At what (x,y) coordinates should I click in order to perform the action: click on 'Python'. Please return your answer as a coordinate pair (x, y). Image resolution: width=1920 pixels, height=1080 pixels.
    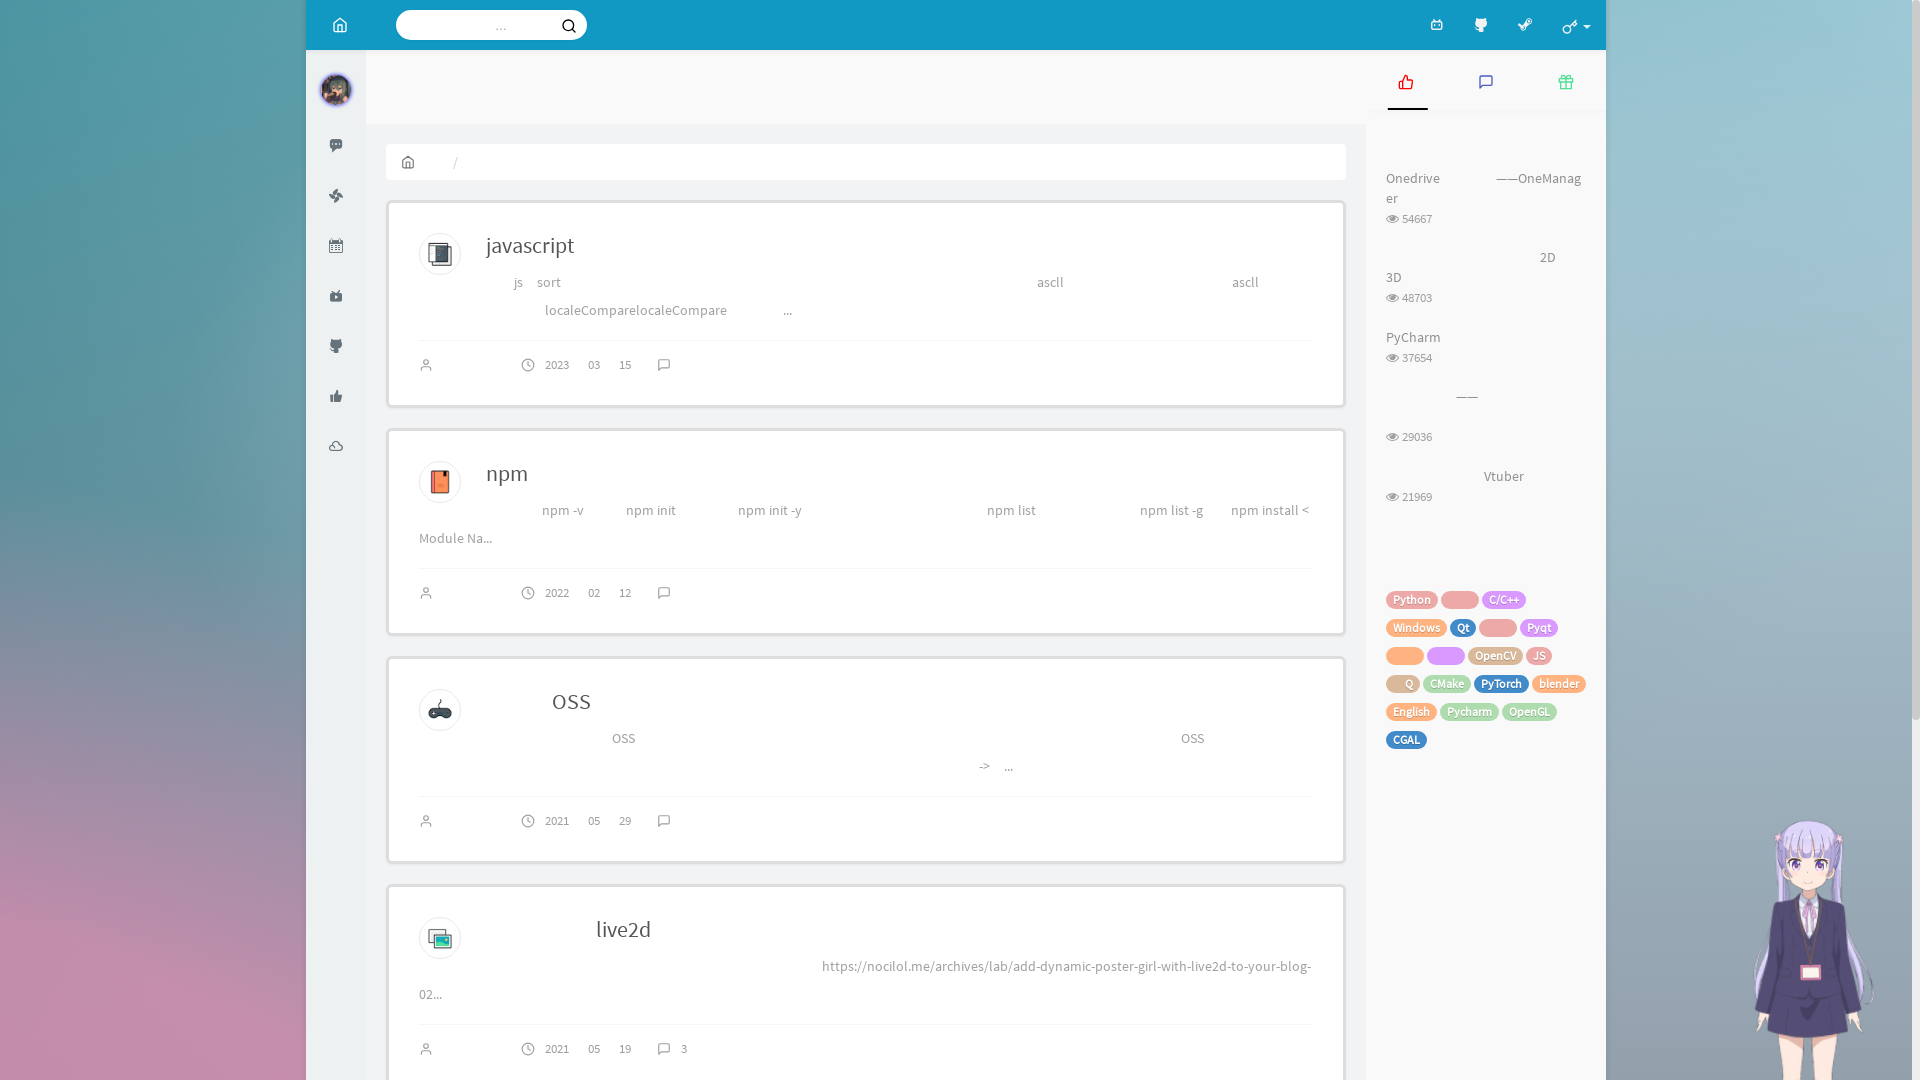
    Looking at the image, I should click on (1410, 599).